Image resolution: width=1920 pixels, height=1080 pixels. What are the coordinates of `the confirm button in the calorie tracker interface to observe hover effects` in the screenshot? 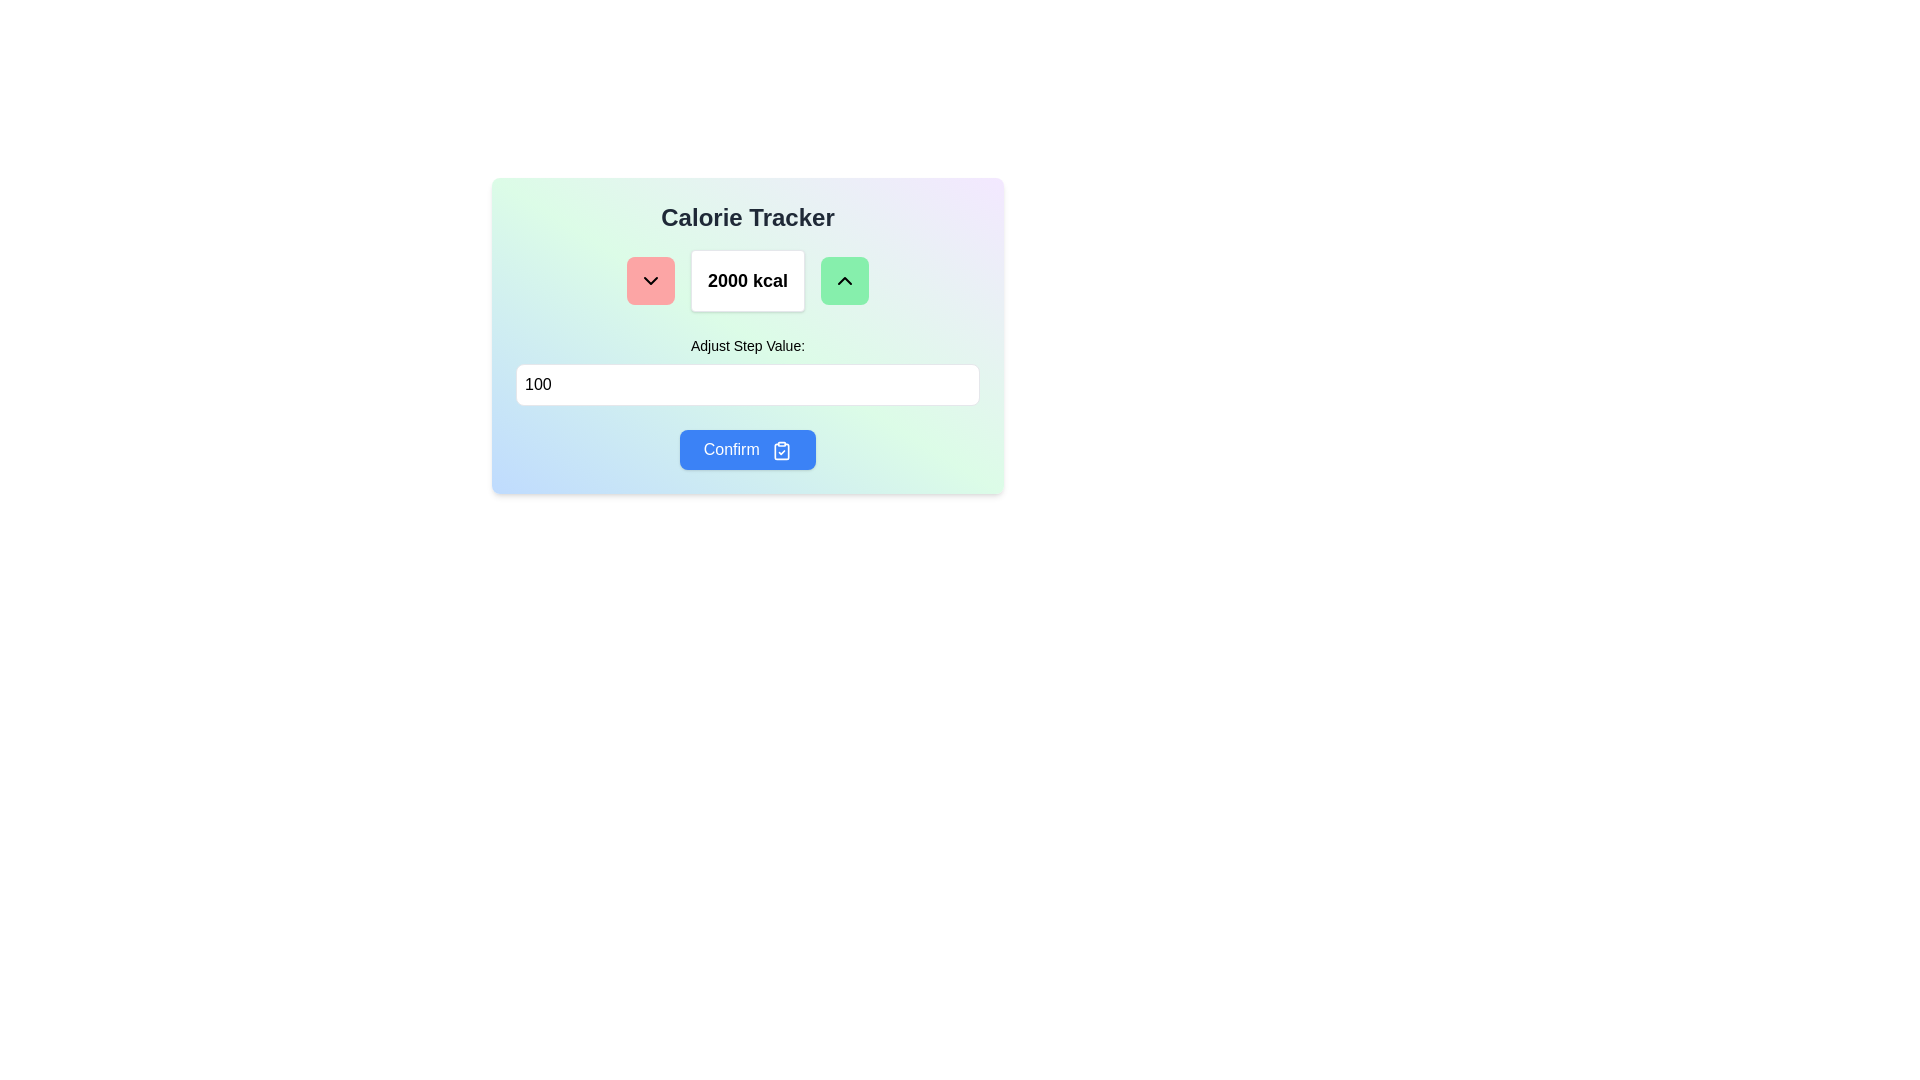 It's located at (747, 450).